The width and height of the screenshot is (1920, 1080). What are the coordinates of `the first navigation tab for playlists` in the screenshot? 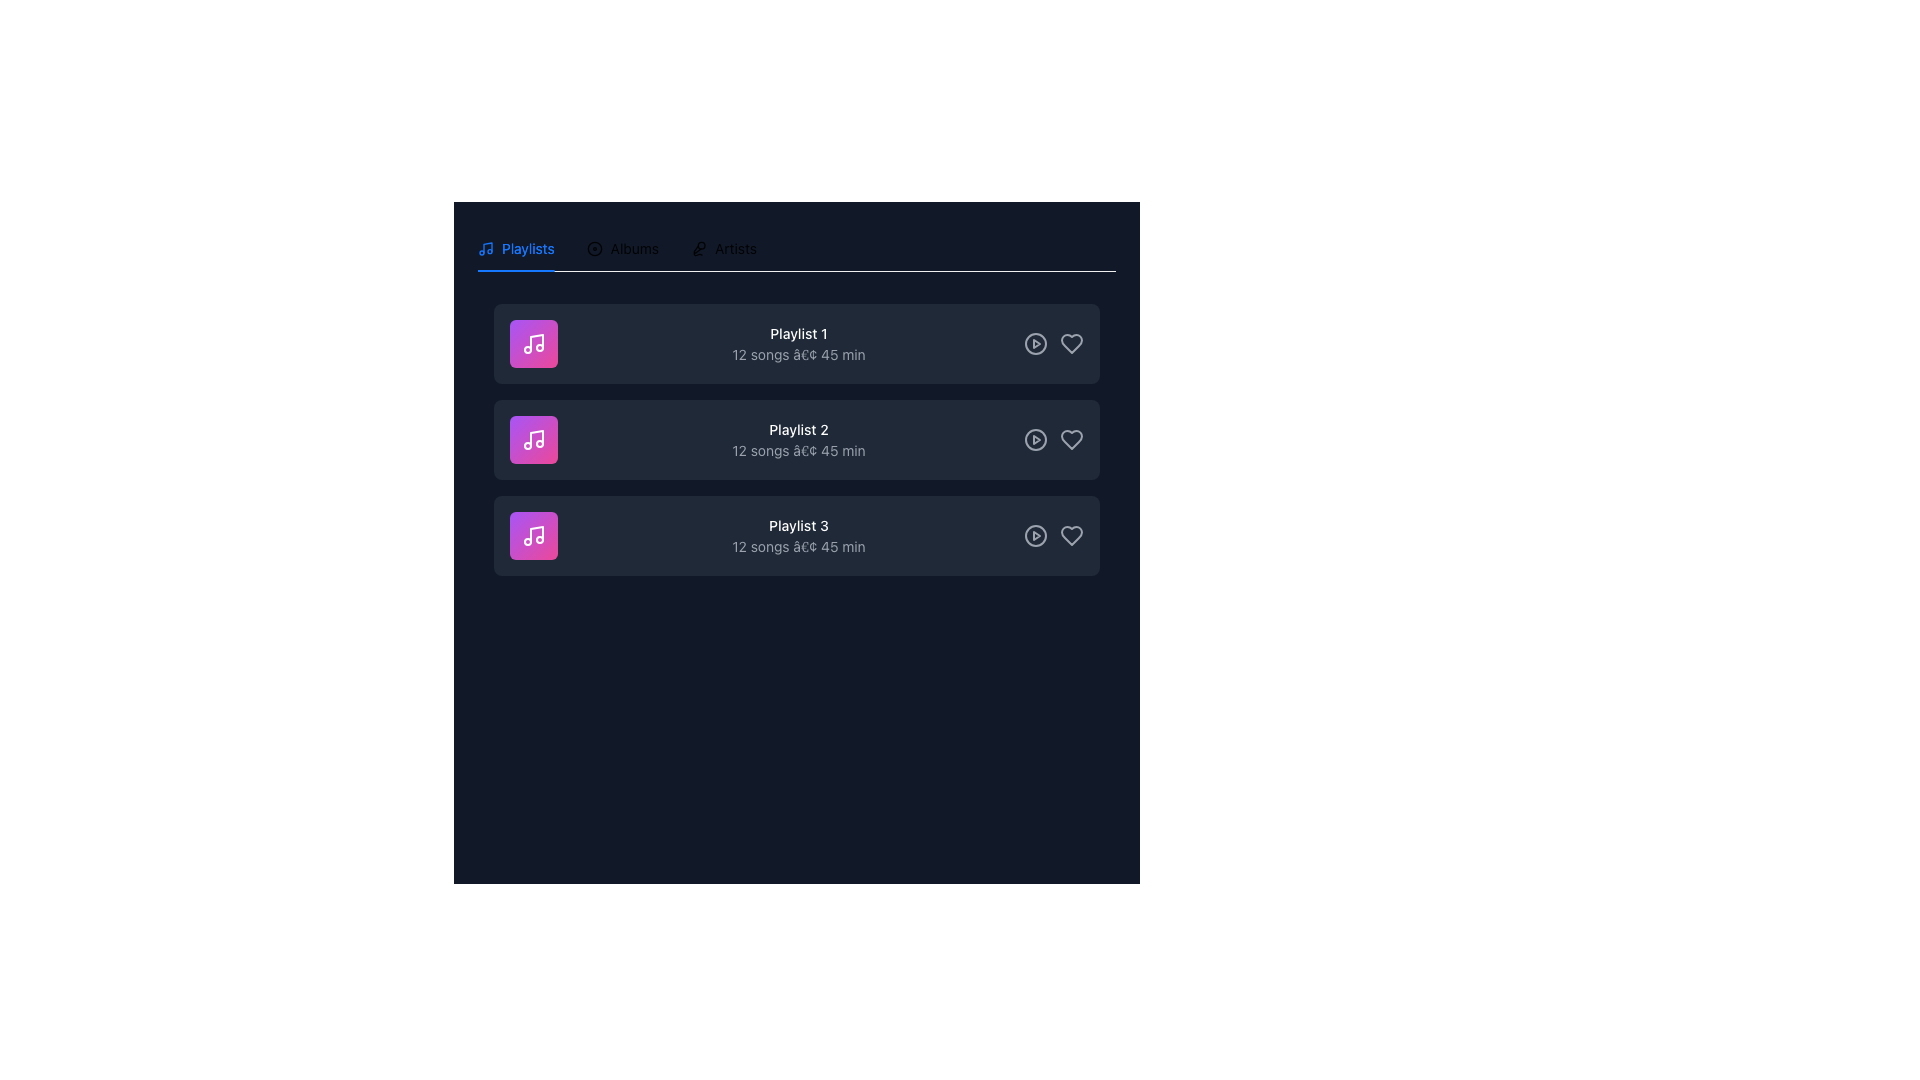 It's located at (516, 248).